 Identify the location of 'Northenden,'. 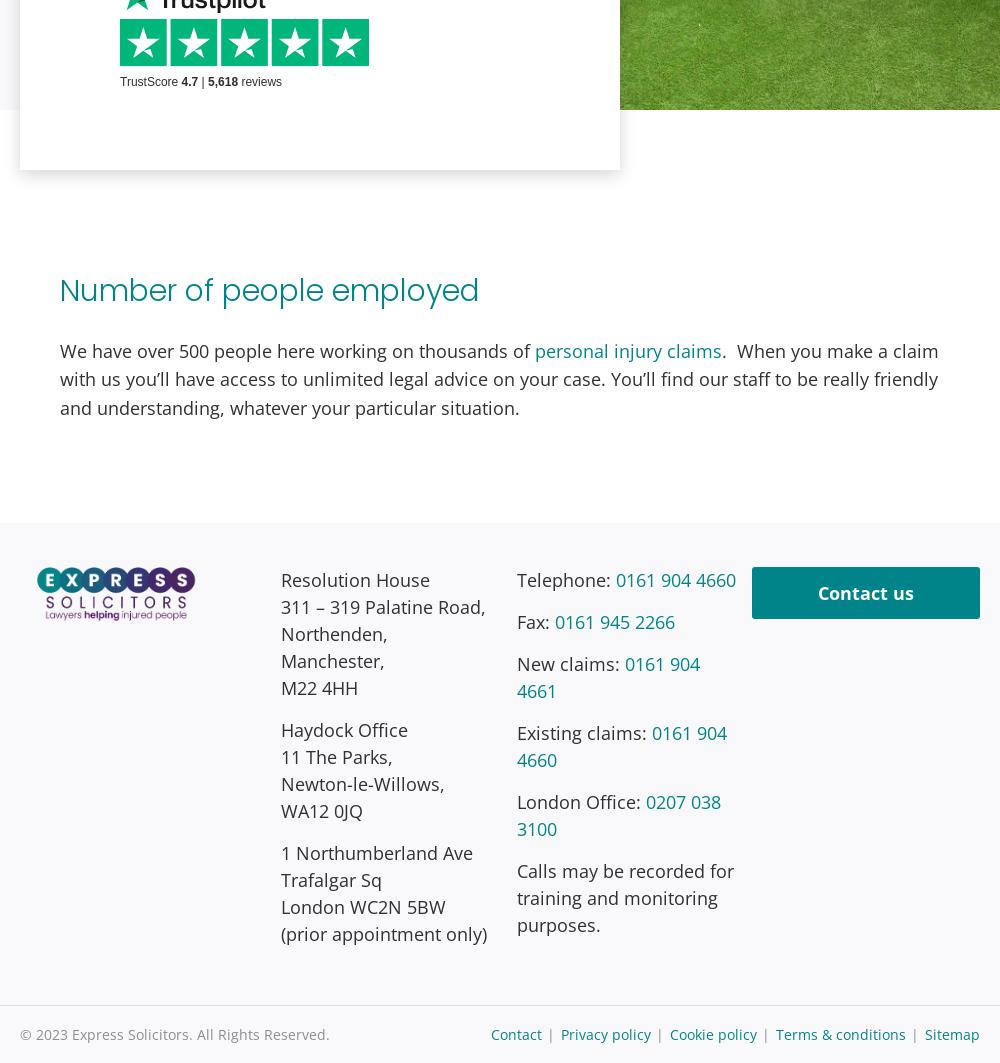
(332, 632).